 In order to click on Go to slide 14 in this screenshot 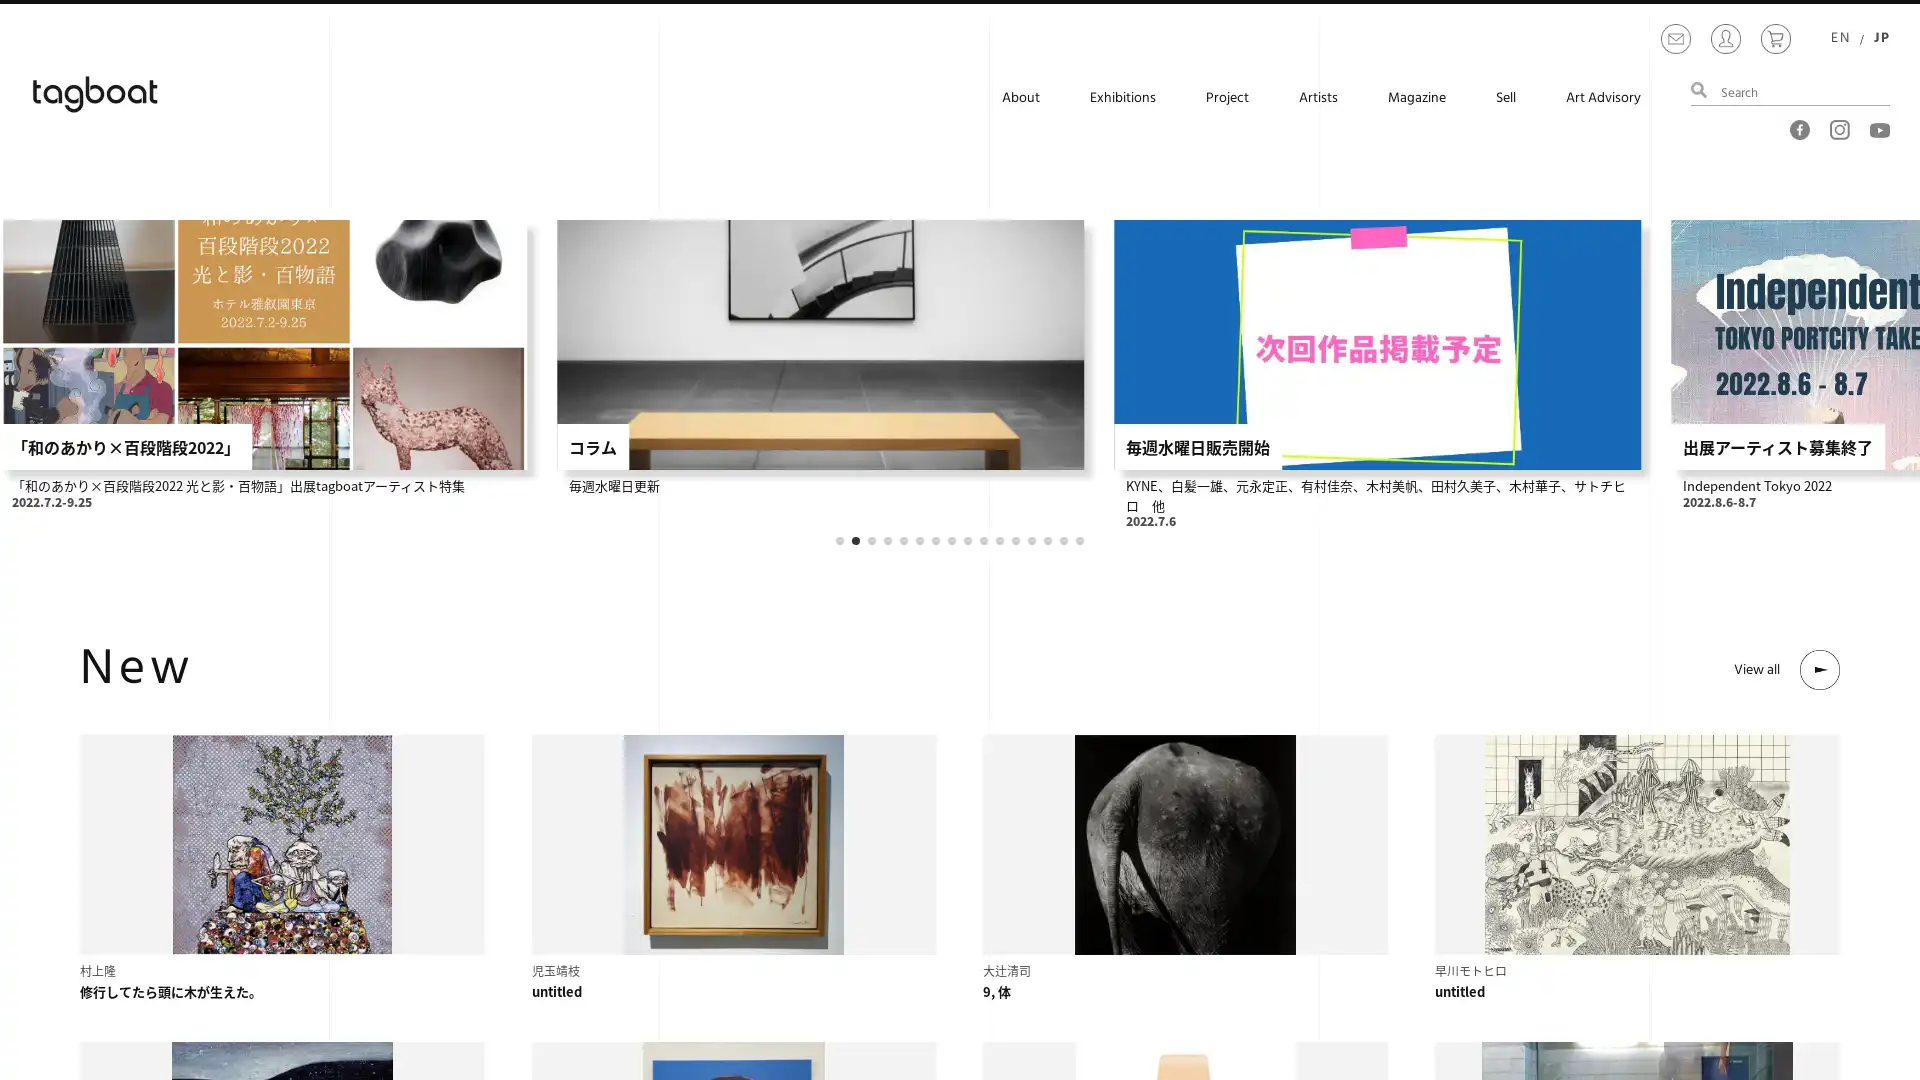, I will do `click(1046, 540)`.